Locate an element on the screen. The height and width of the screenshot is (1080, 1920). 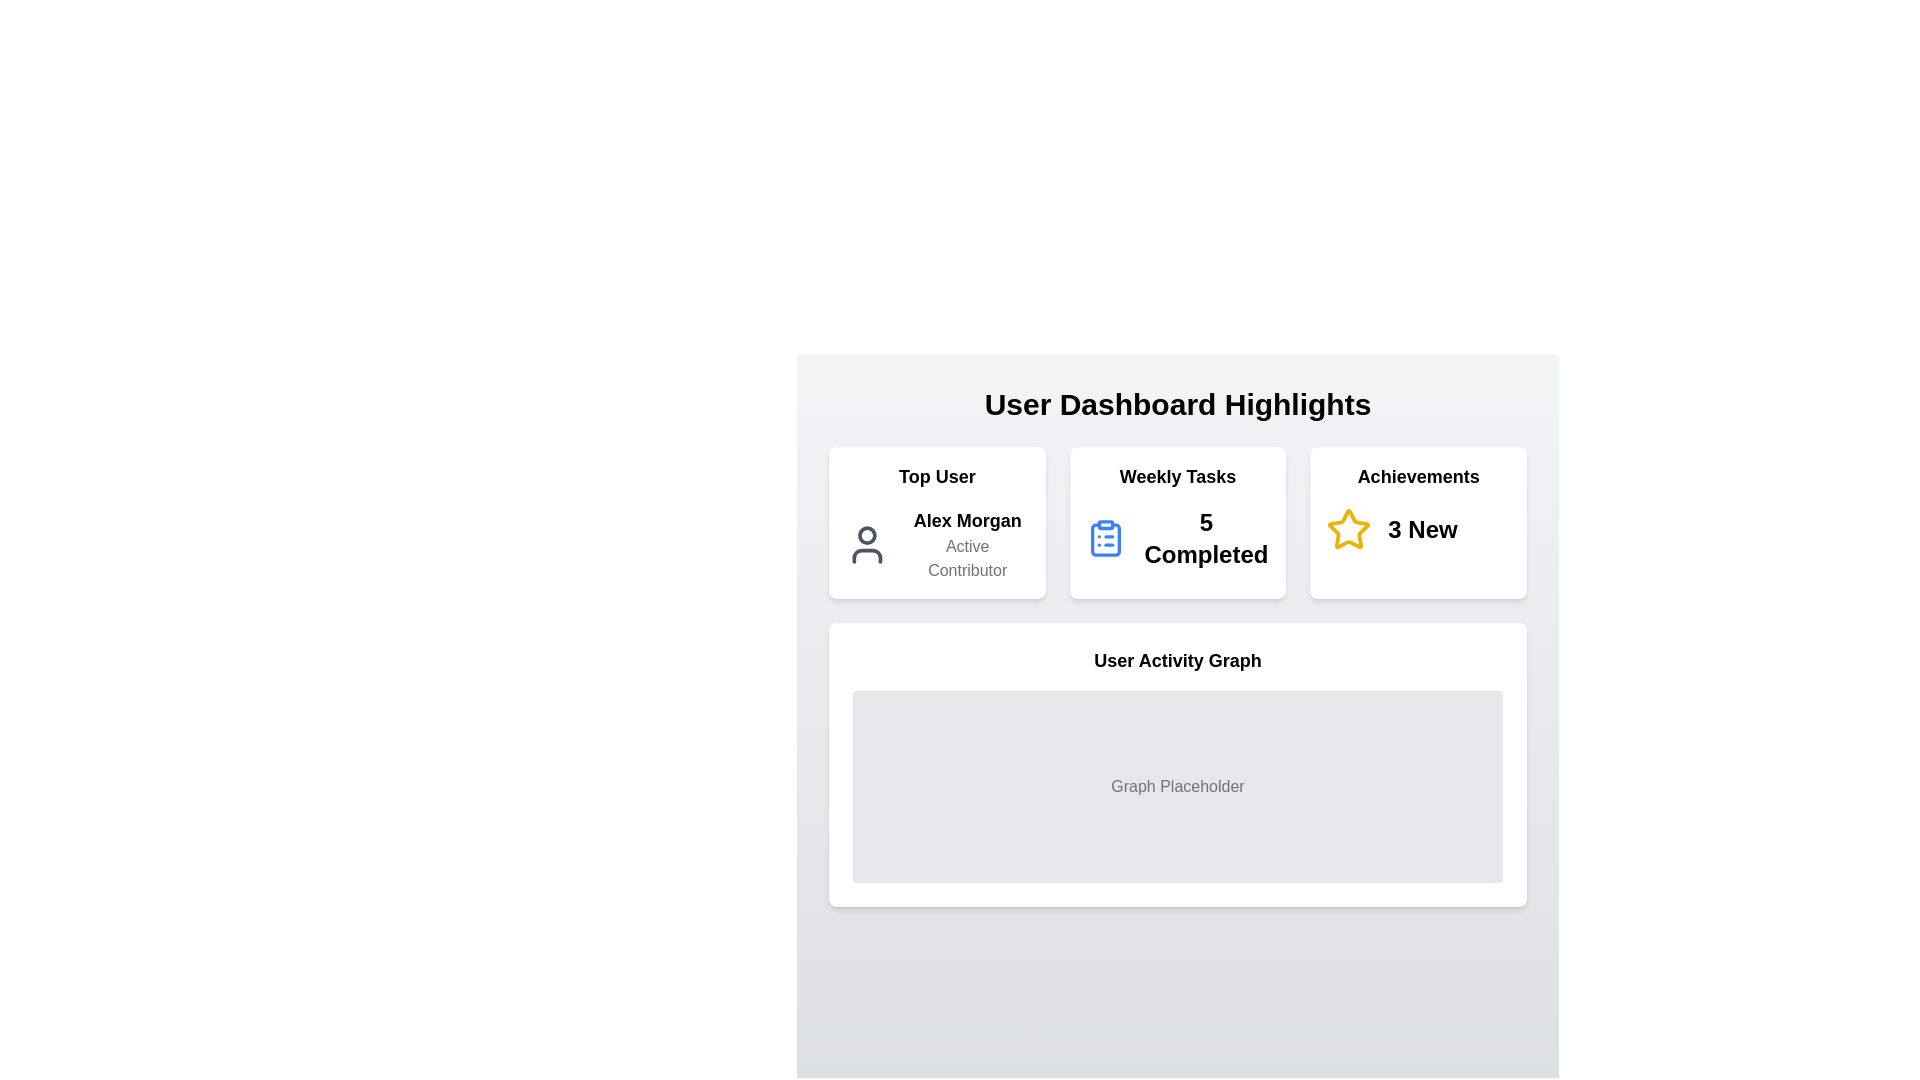
the user profile icon representing 'Alex Morgan' located to the left of the 'Top User' box is located at coordinates (867, 544).